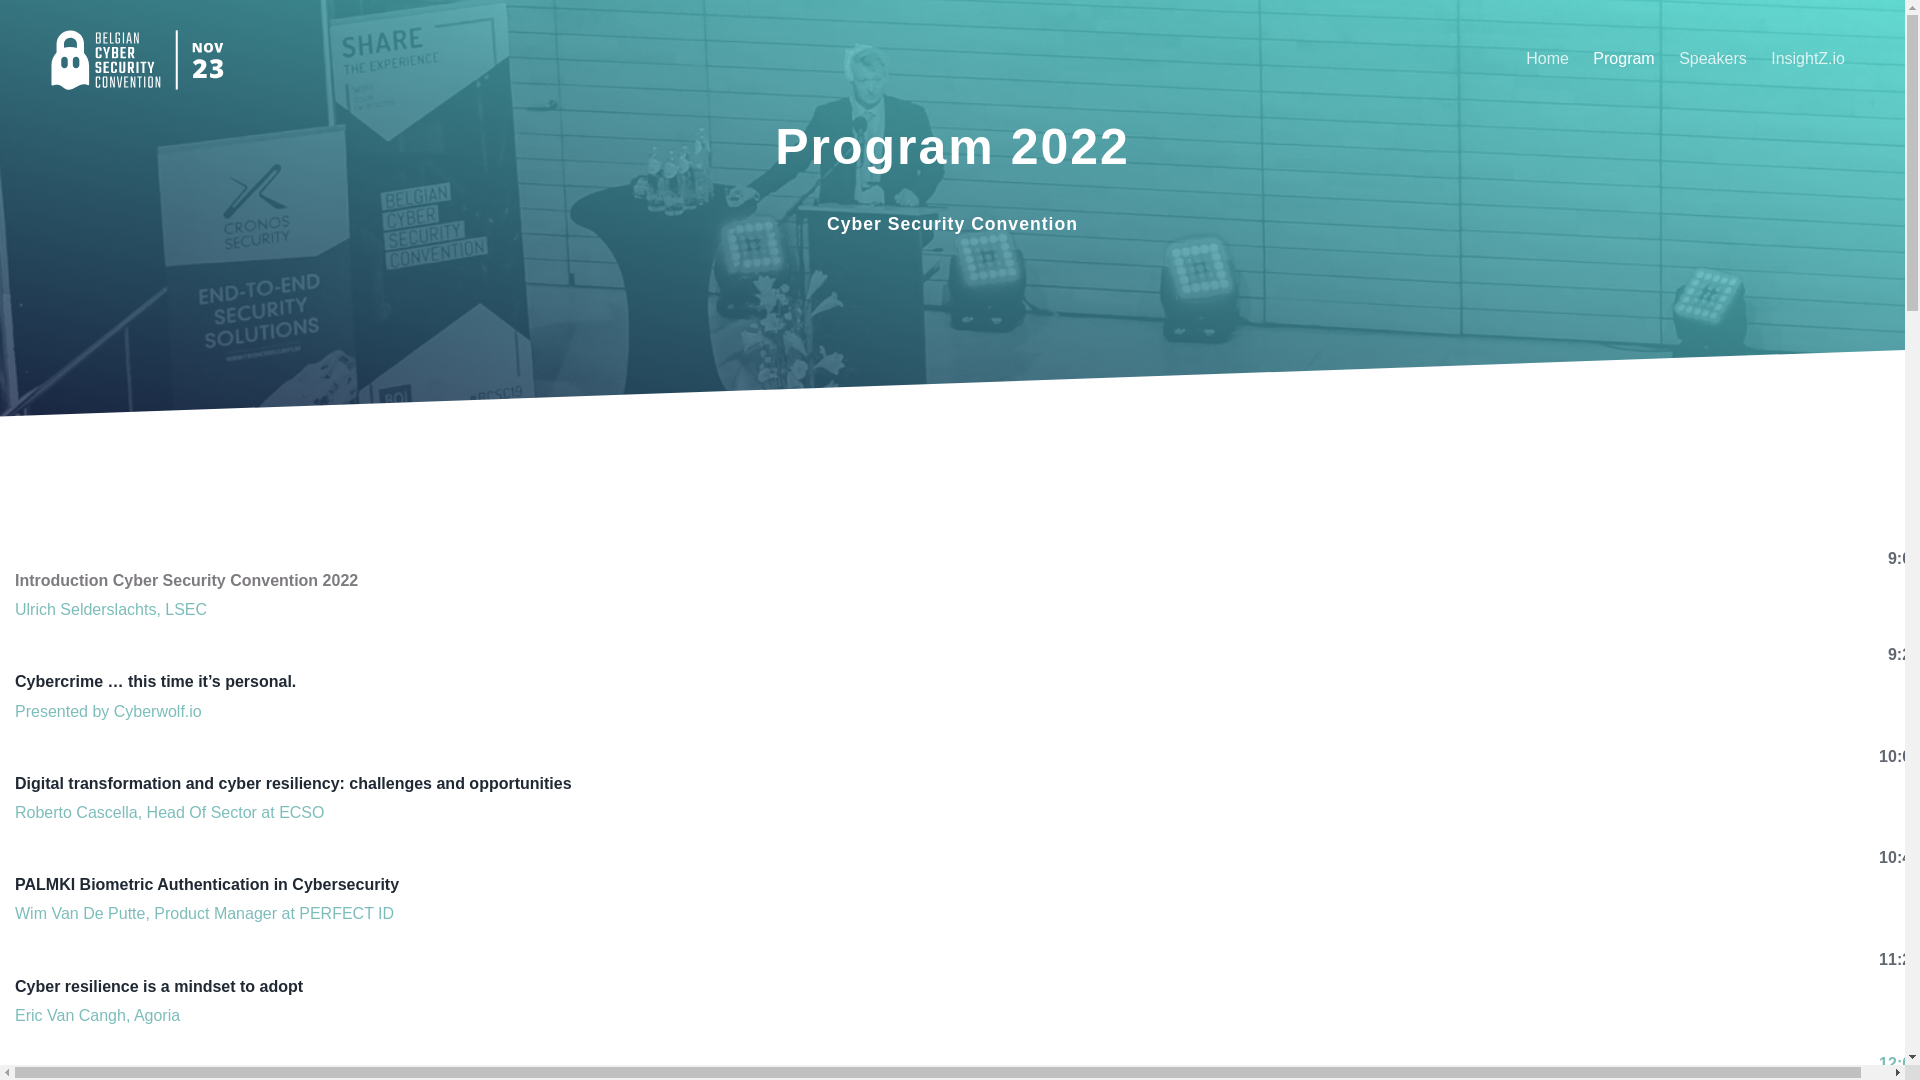 This screenshot has width=1920, height=1080. What do you see at coordinates (1516, 57) in the screenshot?
I see `'Home'` at bounding box center [1516, 57].